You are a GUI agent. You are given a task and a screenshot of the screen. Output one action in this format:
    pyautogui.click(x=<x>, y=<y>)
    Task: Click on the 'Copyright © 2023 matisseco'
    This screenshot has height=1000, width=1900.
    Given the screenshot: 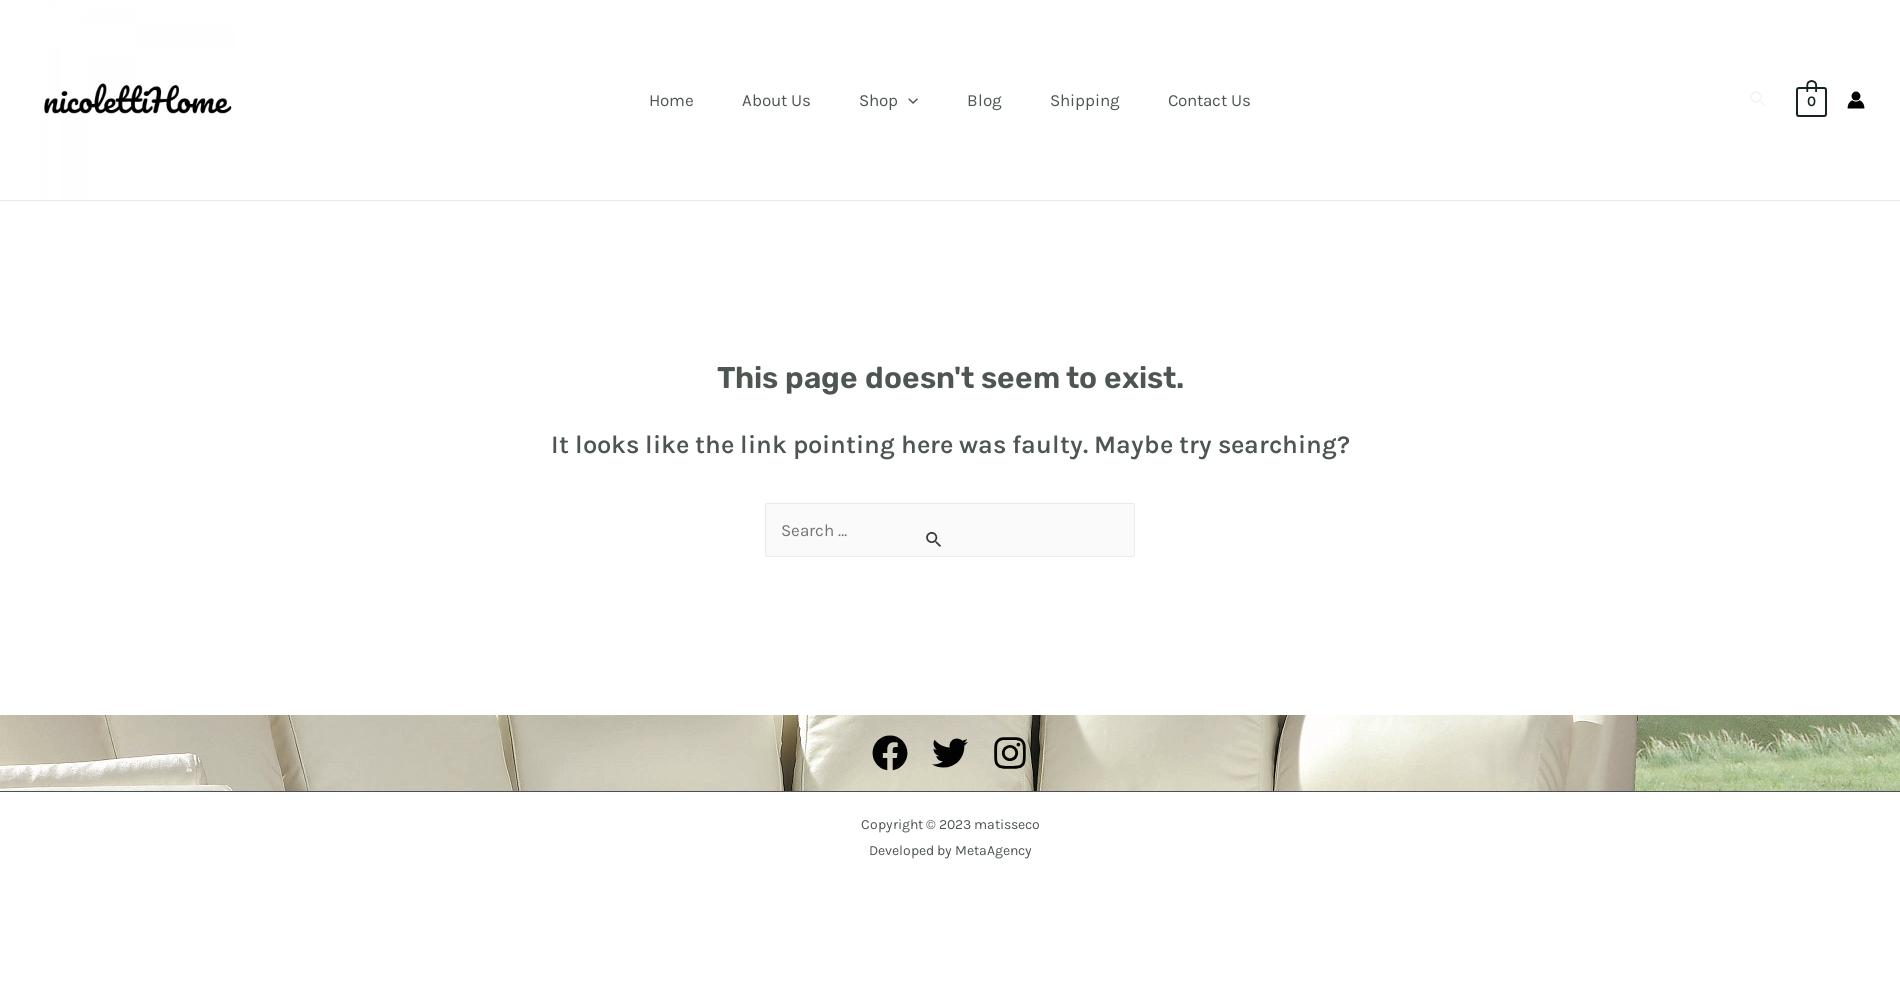 What is the action you would take?
    pyautogui.click(x=948, y=823)
    